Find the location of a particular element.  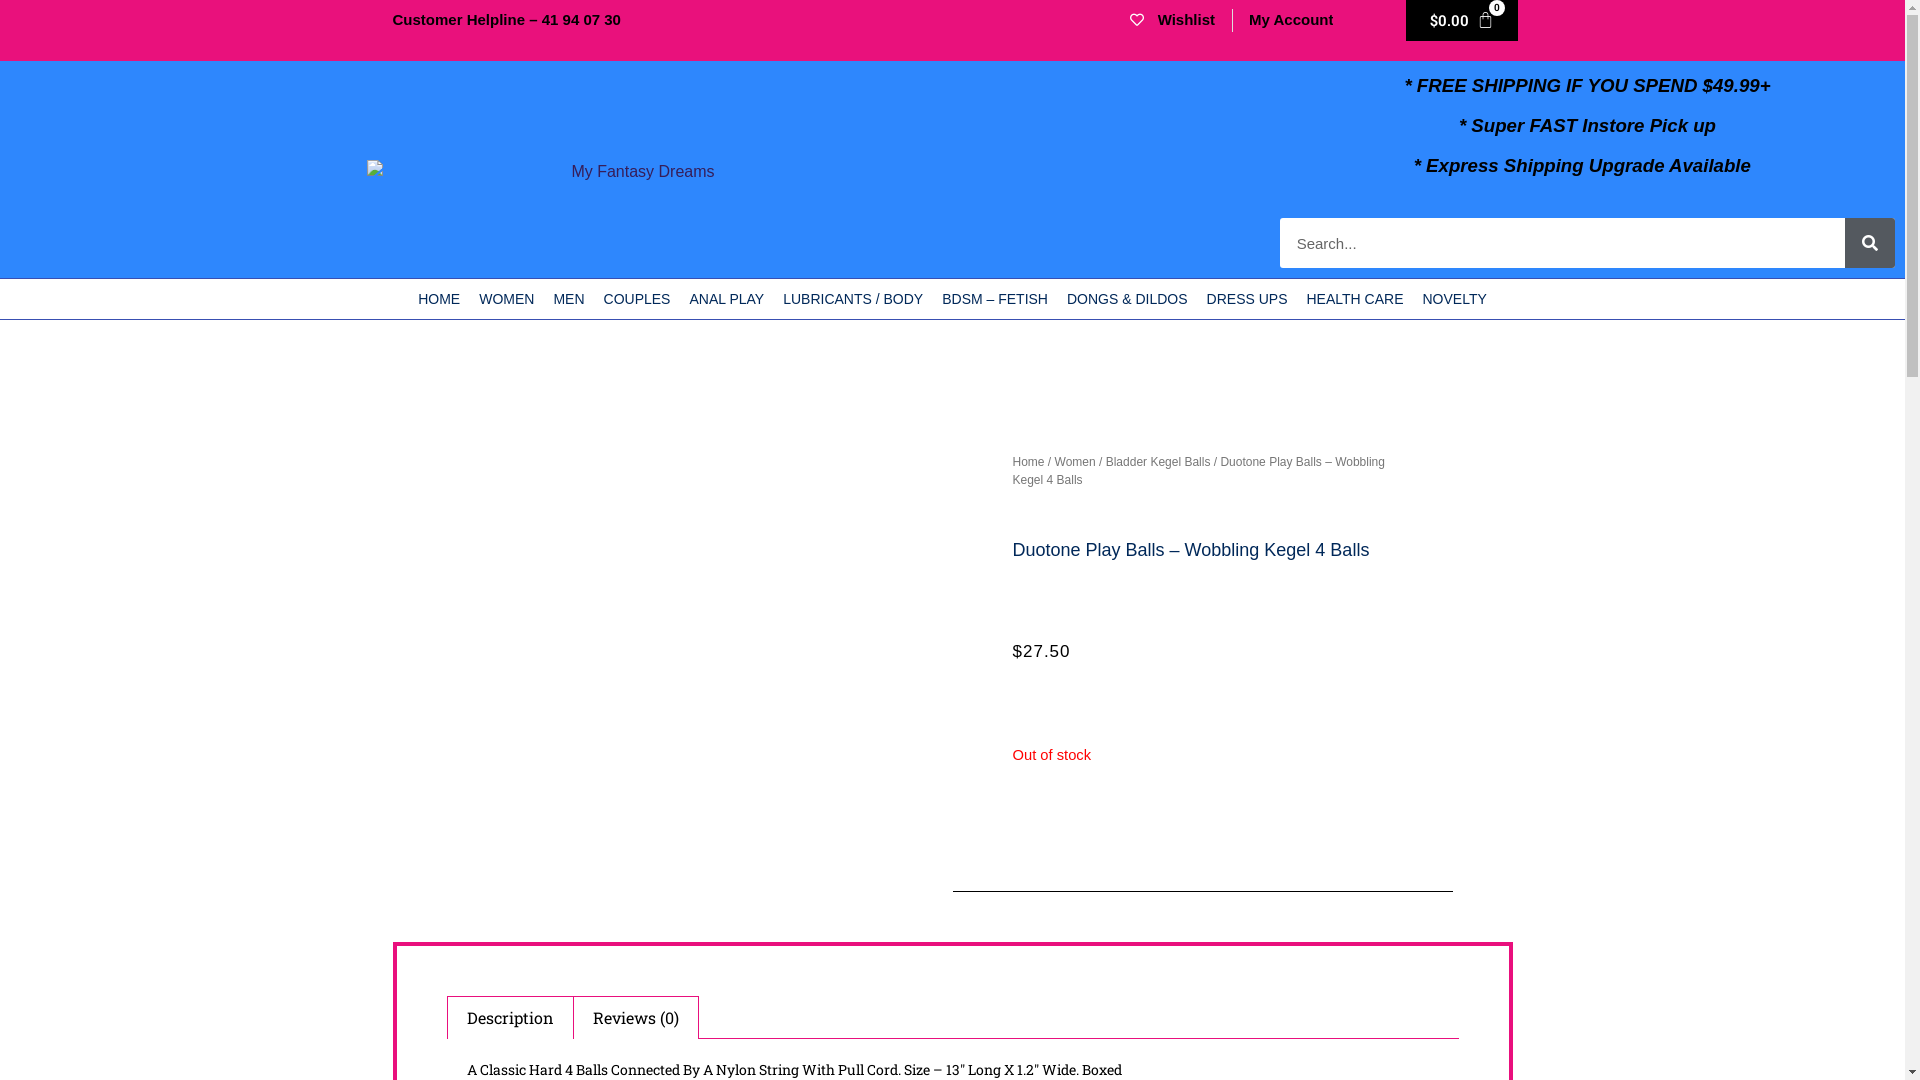

'Description' is located at coordinates (446, 1018).